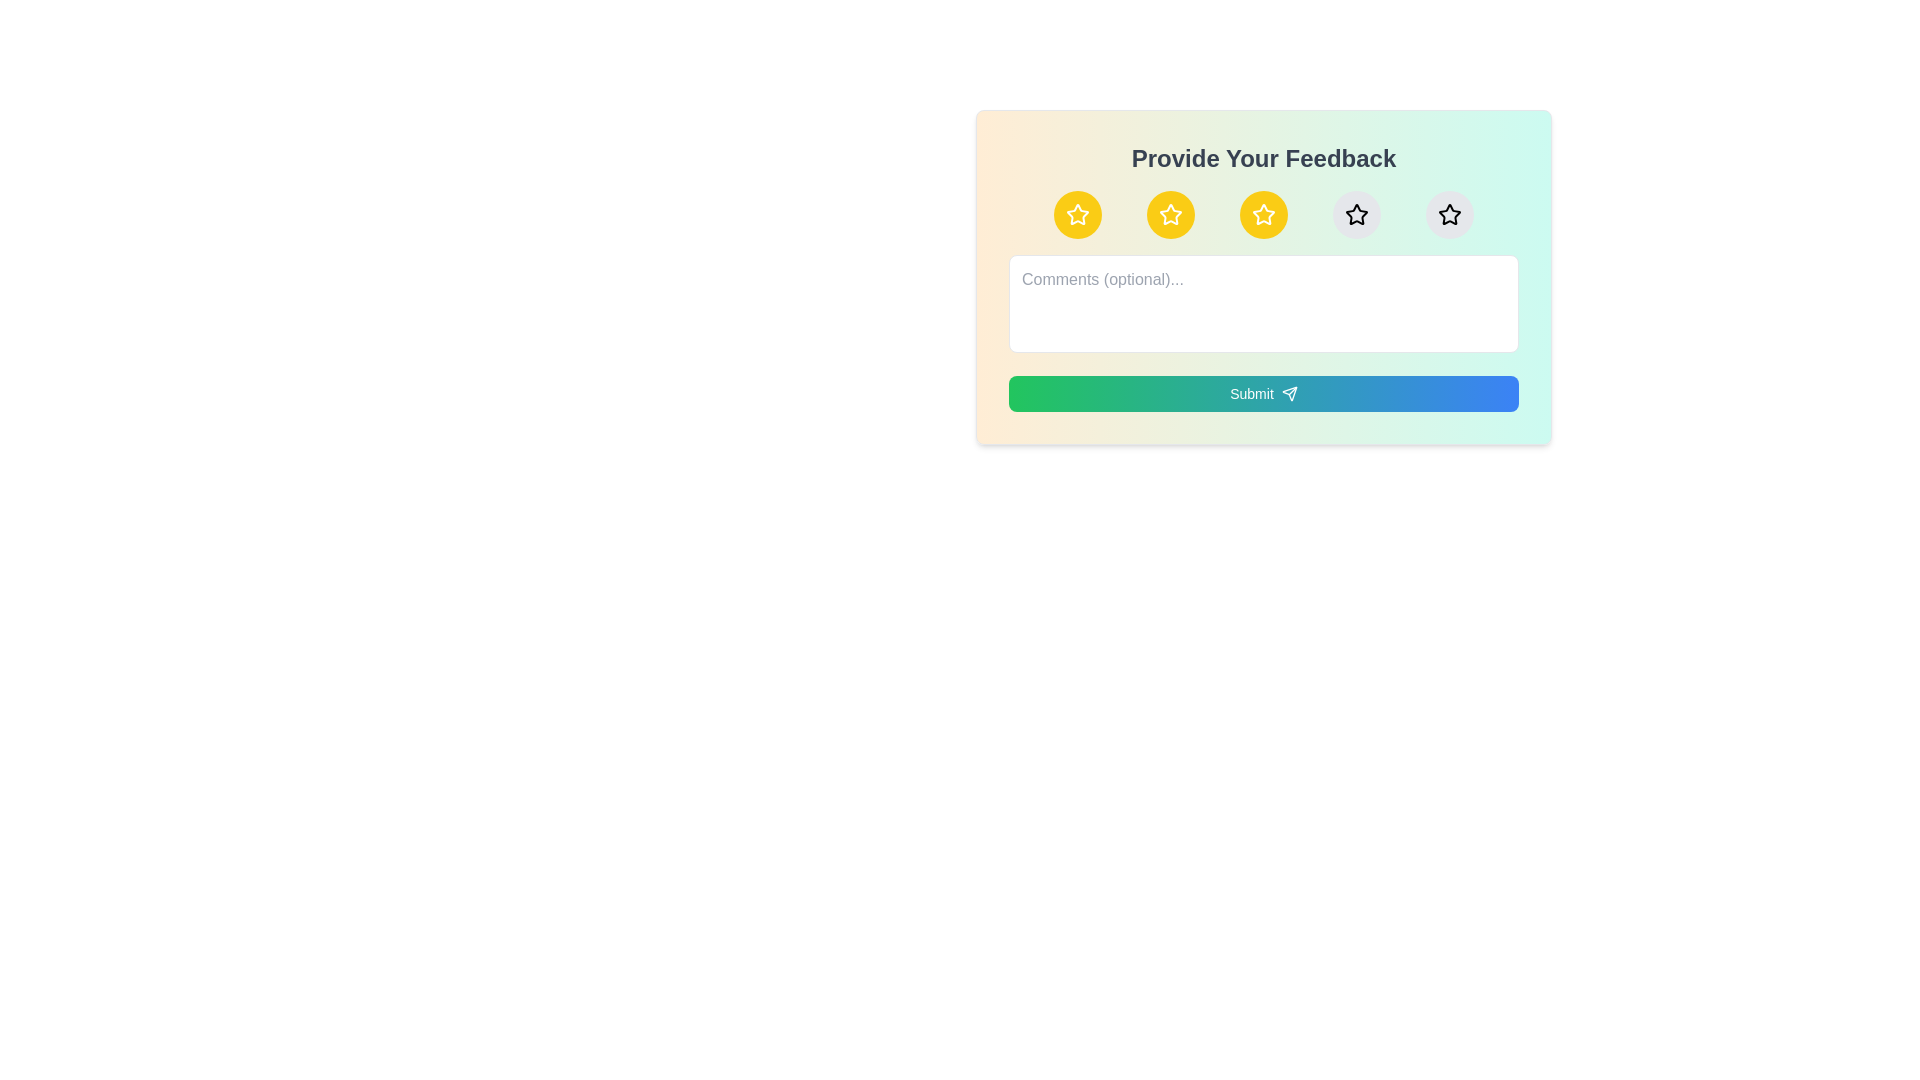 Image resolution: width=1920 pixels, height=1080 pixels. I want to click on the star corresponding to the desired rating 2, so click(1171, 215).